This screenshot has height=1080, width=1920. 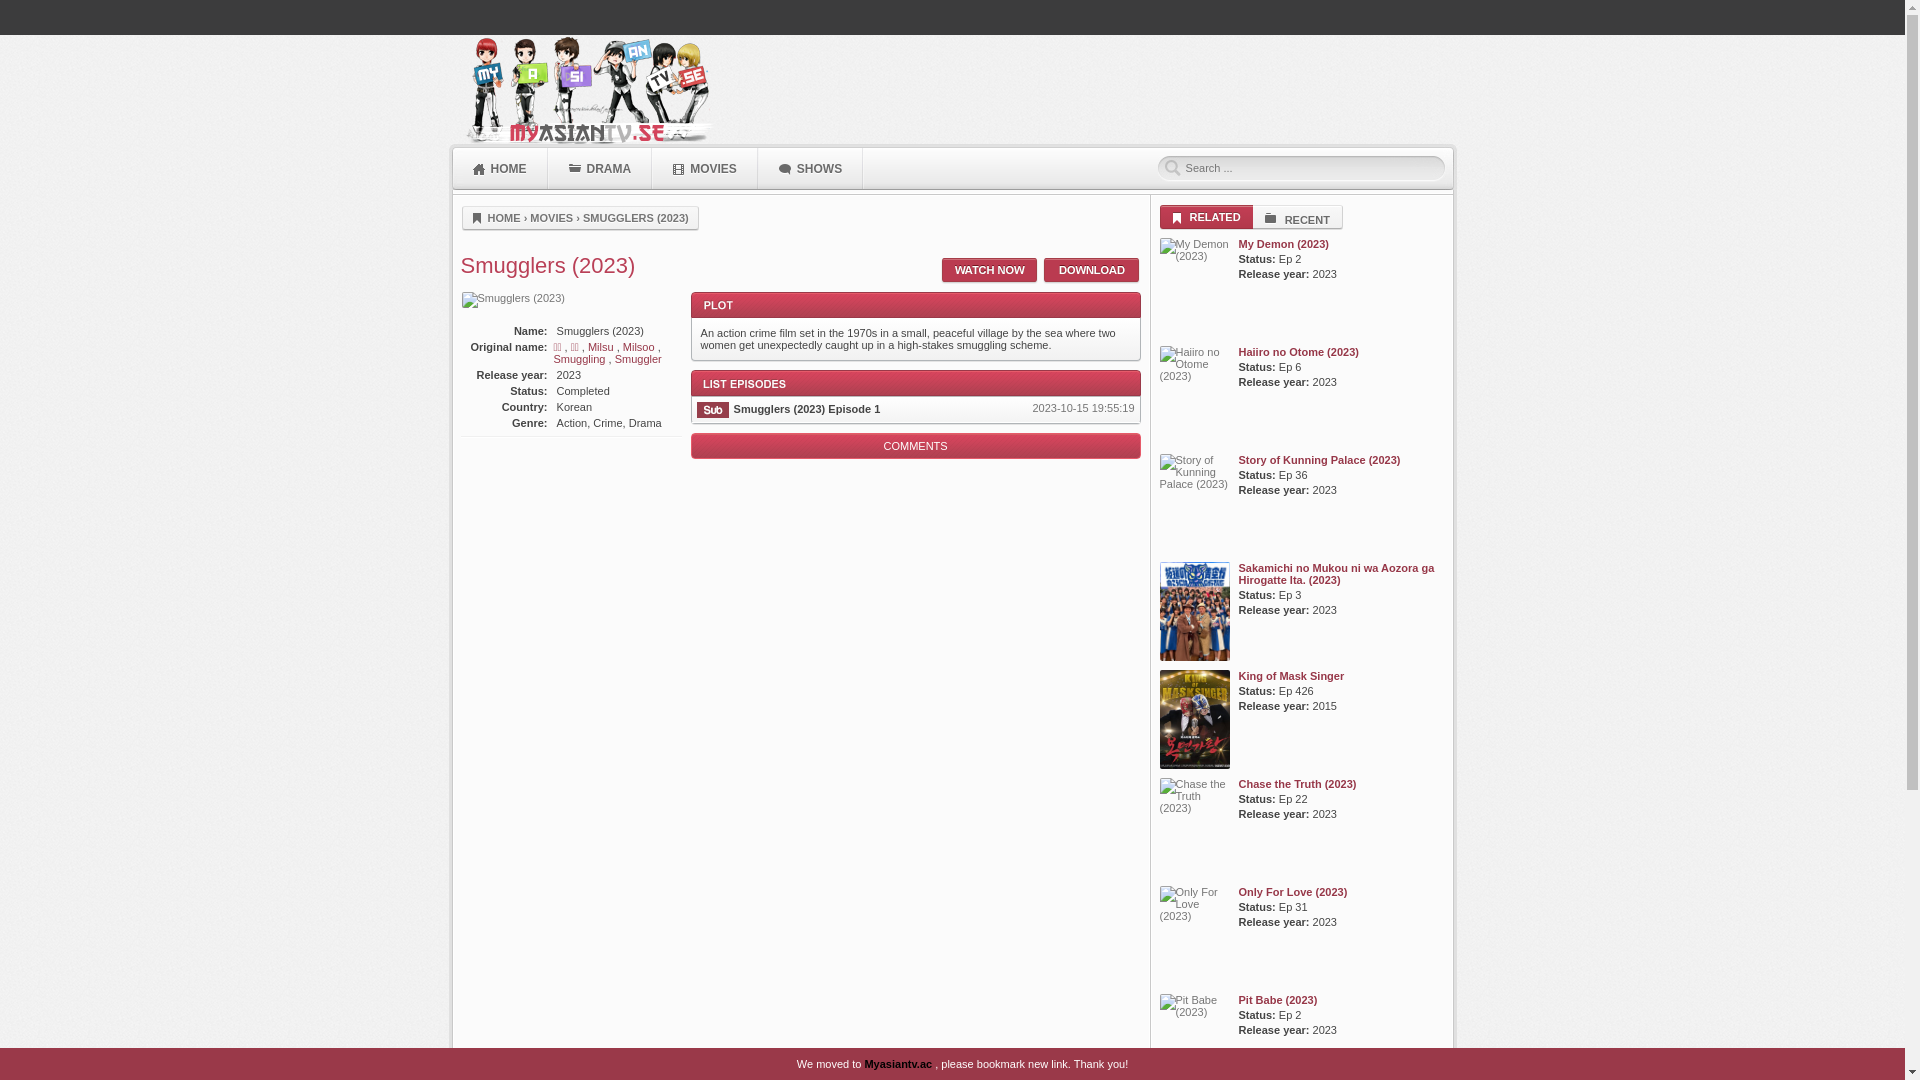 I want to click on 'RECENT', so click(x=1297, y=216).